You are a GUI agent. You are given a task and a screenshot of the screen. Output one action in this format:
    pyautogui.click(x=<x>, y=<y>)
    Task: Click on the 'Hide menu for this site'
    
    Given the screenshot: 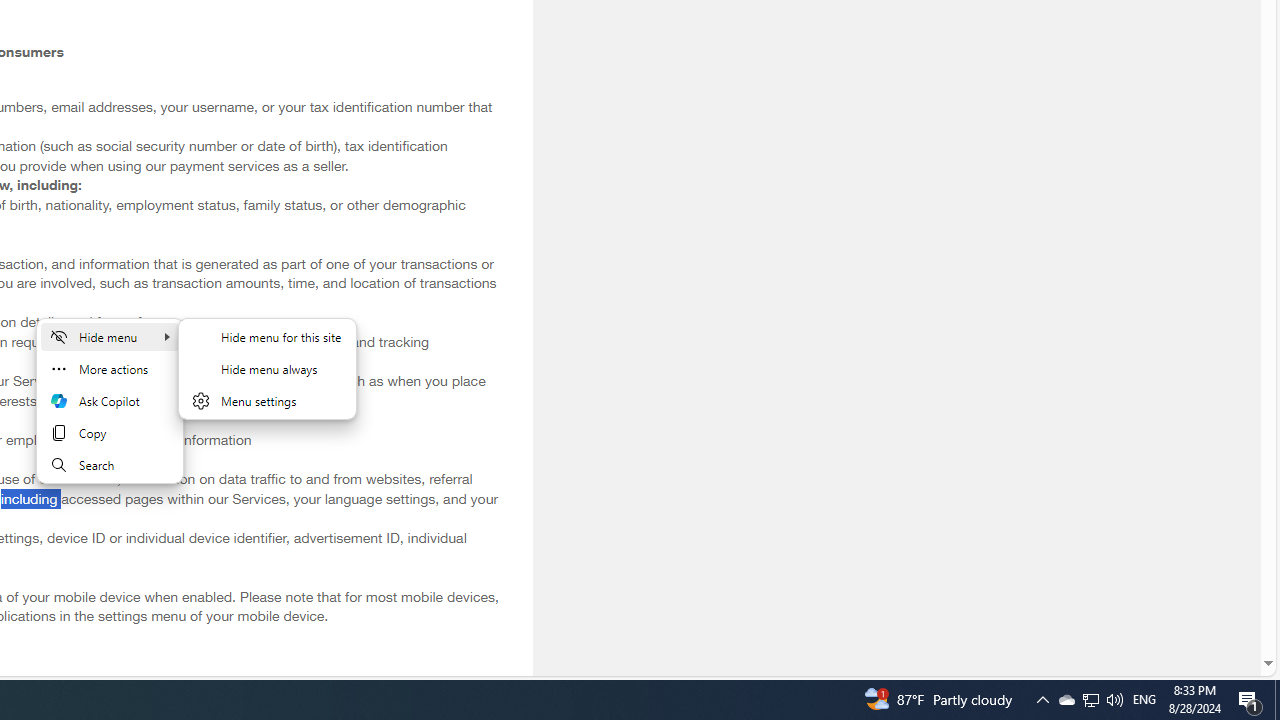 What is the action you would take?
    pyautogui.click(x=266, y=335)
    